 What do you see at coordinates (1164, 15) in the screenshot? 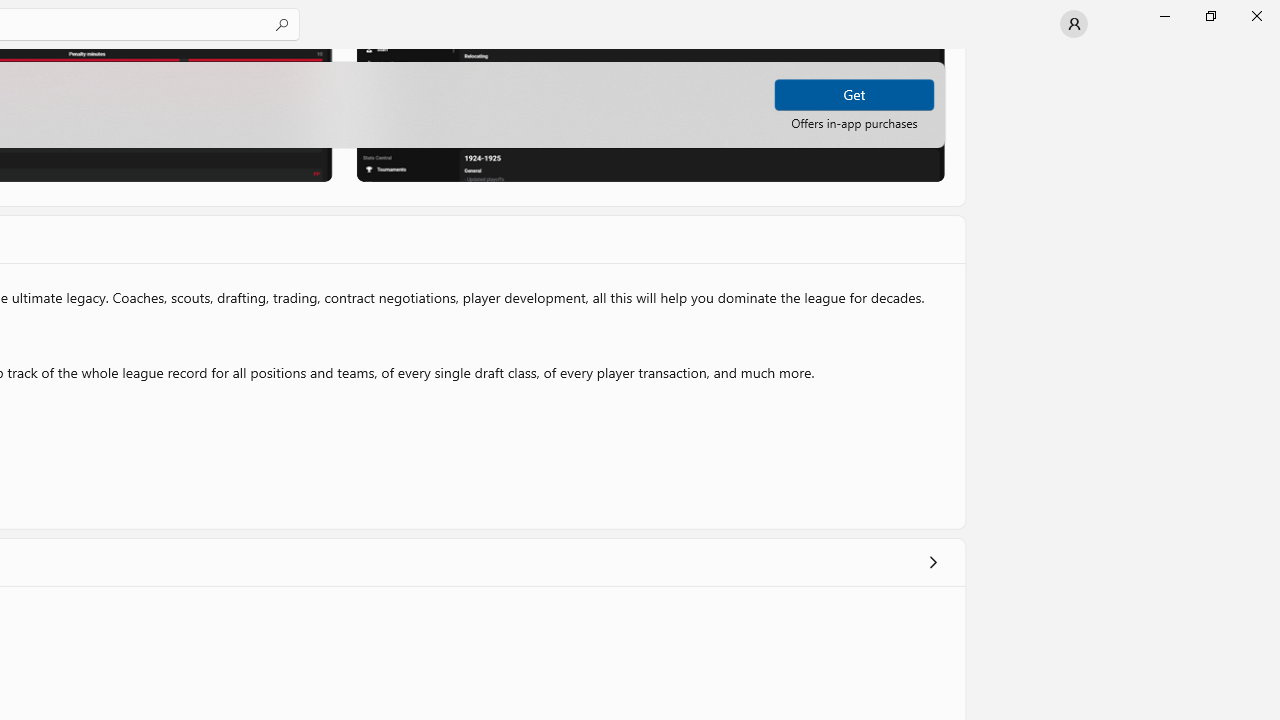
I see `'Minimize Microsoft Store'` at bounding box center [1164, 15].